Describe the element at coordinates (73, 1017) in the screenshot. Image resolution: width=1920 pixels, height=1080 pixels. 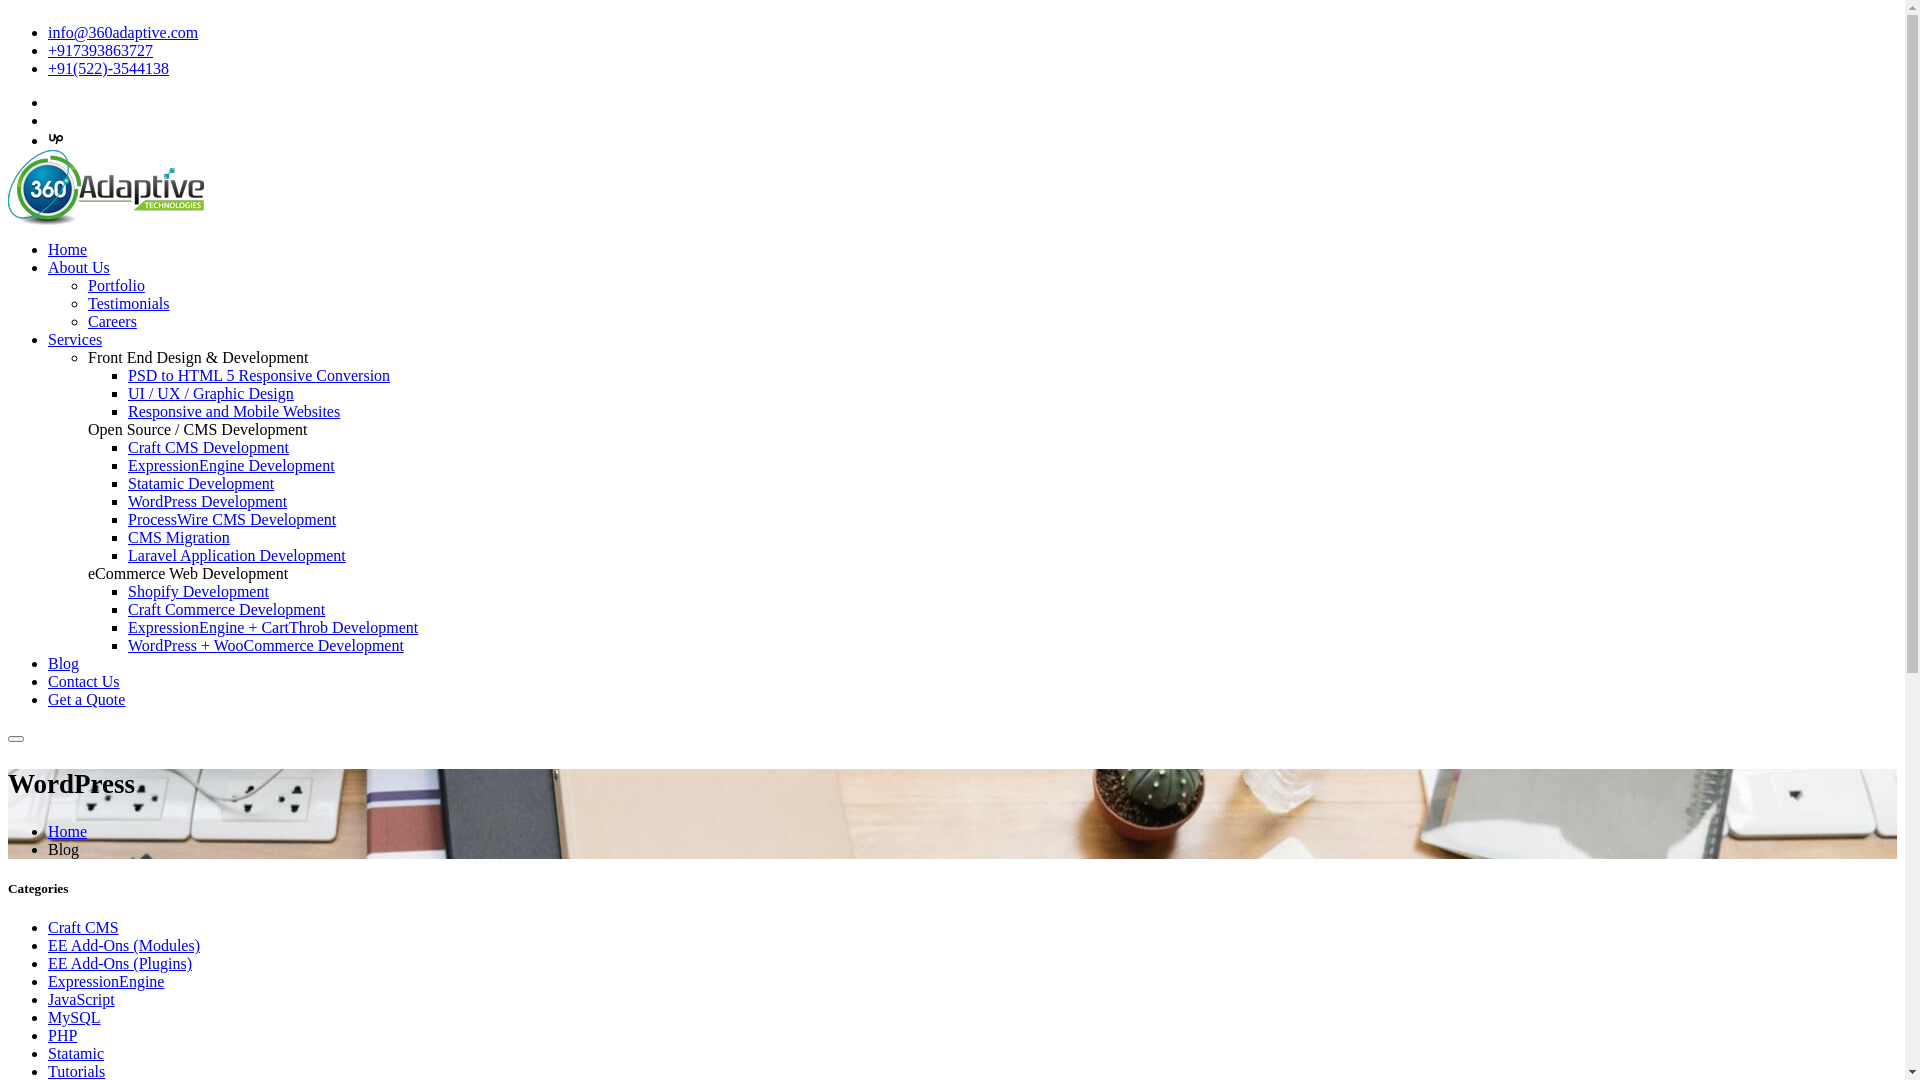
I see `'MySQL'` at that location.